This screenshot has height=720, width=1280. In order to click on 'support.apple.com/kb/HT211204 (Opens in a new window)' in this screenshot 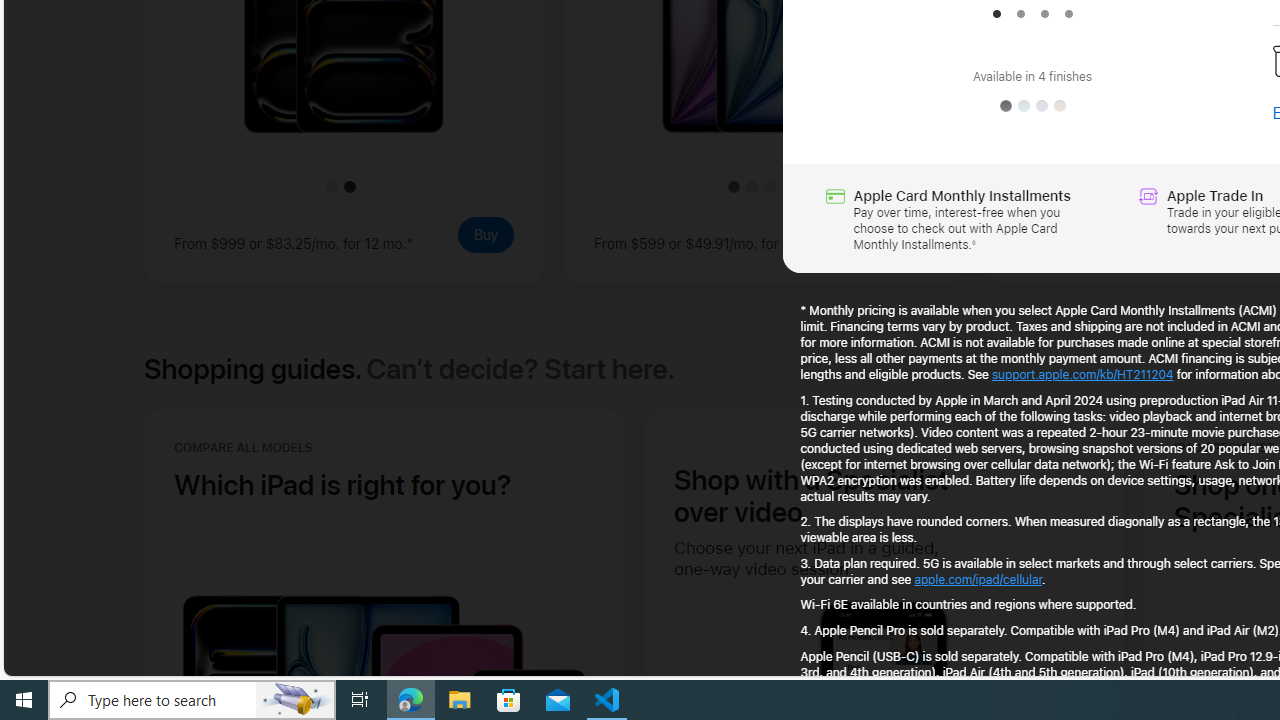, I will do `click(1081, 375)`.